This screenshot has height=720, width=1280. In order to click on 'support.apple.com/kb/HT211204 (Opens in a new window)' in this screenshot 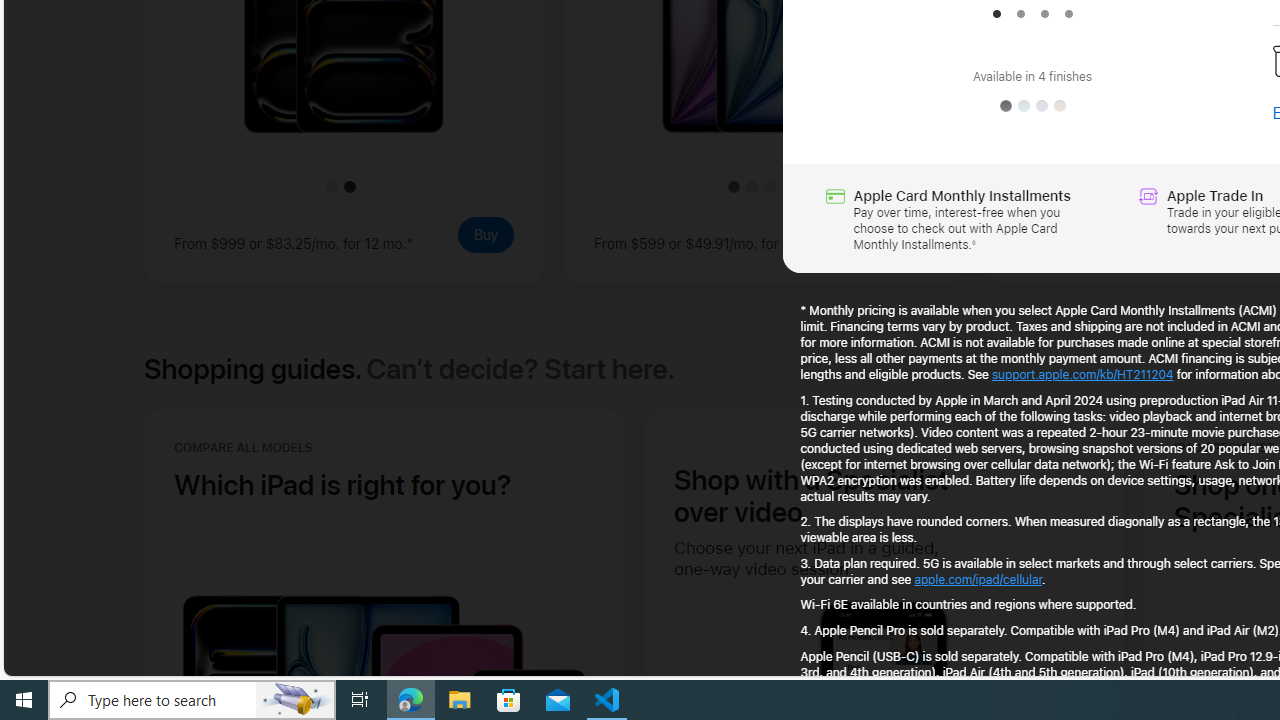, I will do `click(1081, 375)`.